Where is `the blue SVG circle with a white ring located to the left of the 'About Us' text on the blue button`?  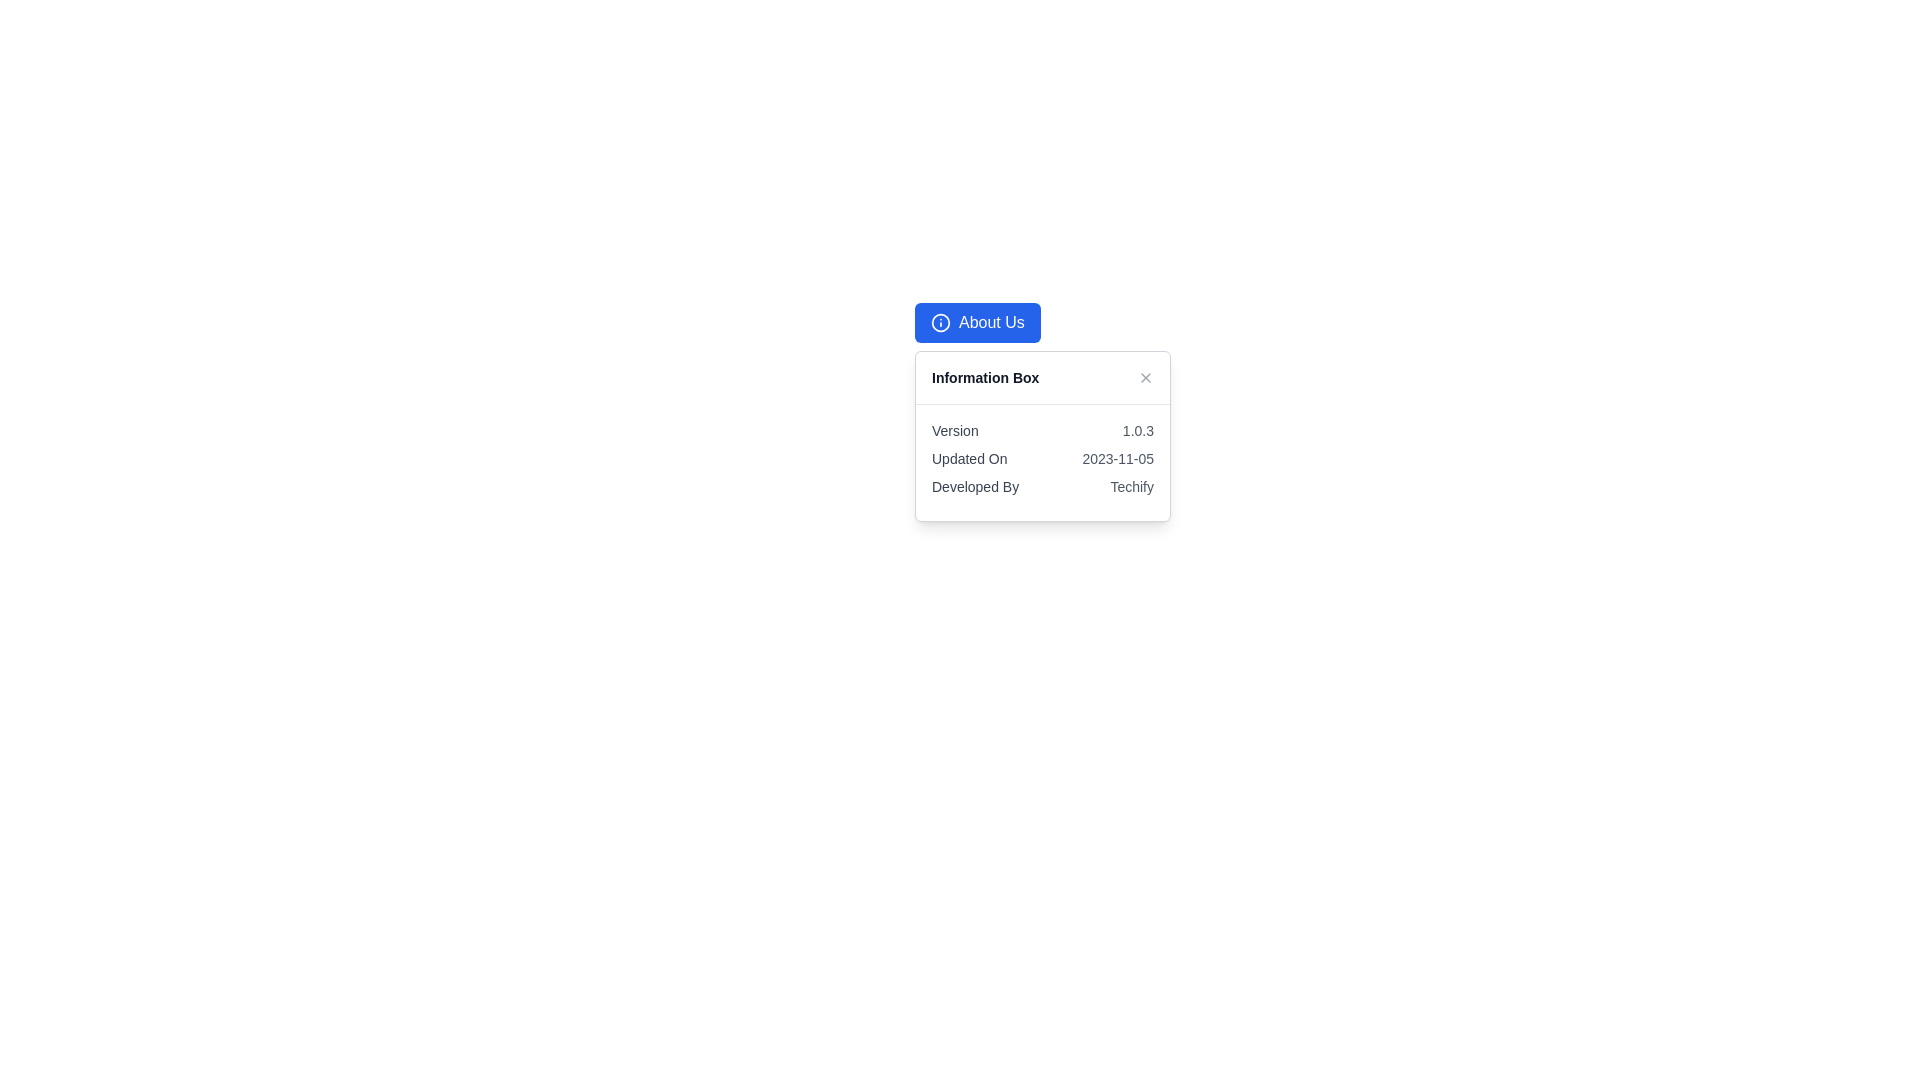
the blue SVG circle with a white ring located to the left of the 'About Us' text on the blue button is located at coordinates (939, 322).